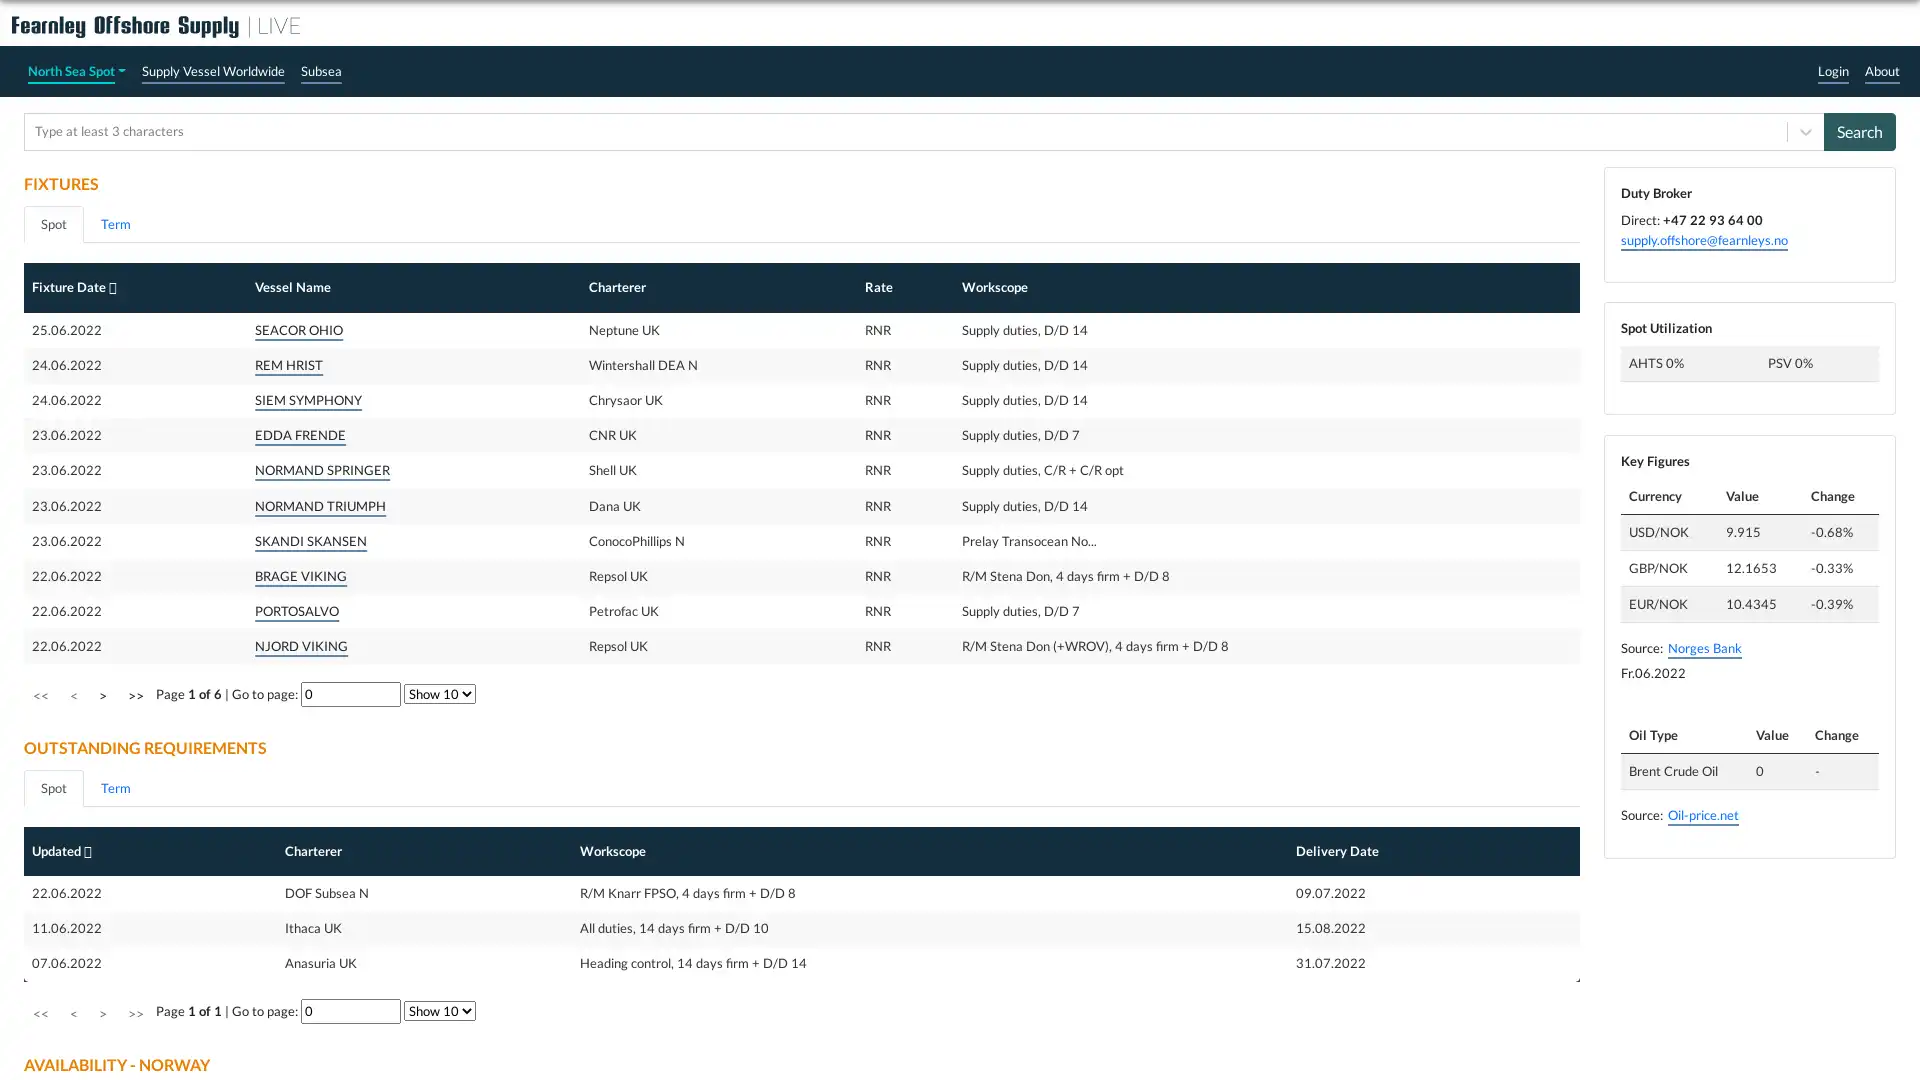 The image size is (1920, 1080). Describe the element at coordinates (1859, 131) in the screenshot. I see `Search` at that location.